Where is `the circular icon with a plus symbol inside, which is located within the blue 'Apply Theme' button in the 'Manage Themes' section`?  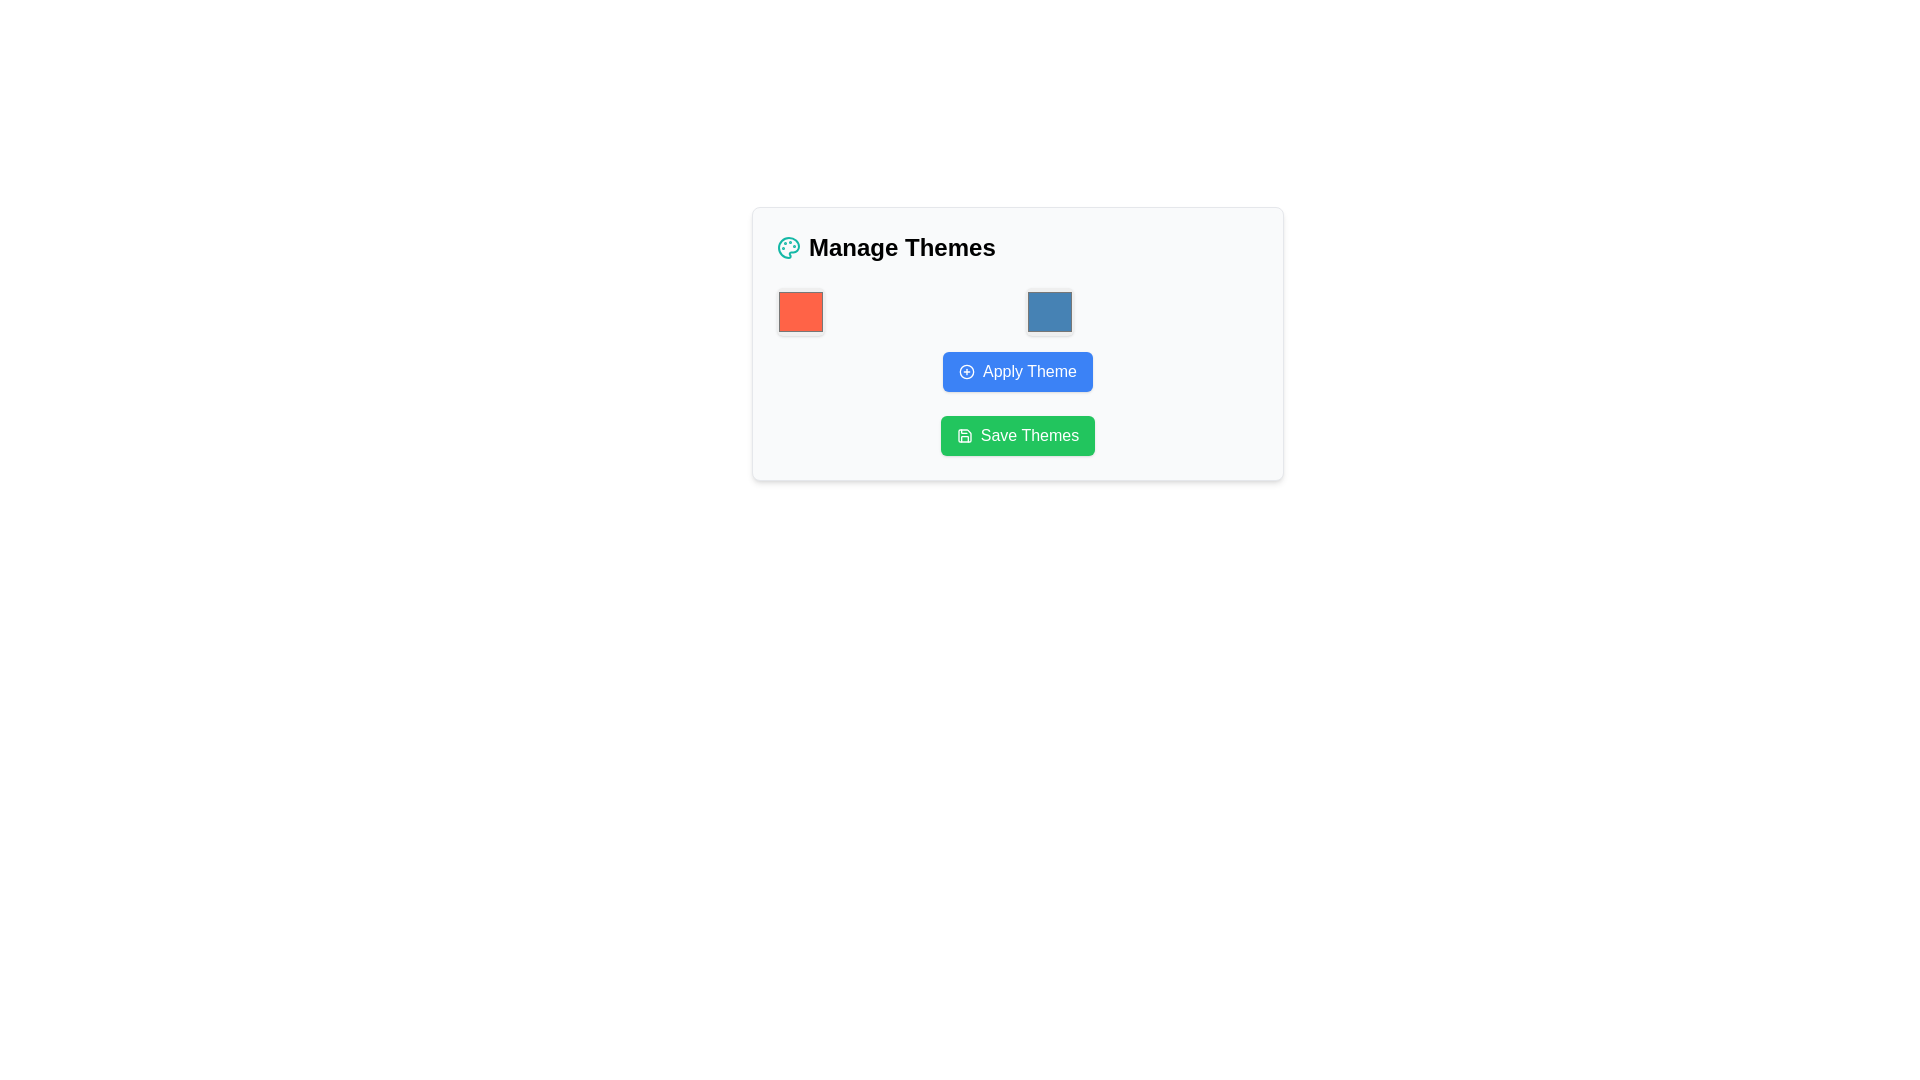
the circular icon with a plus symbol inside, which is located within the blue 'Apply Theme' button in the 'Manage Themes' section is located at coordinates (966, 371).